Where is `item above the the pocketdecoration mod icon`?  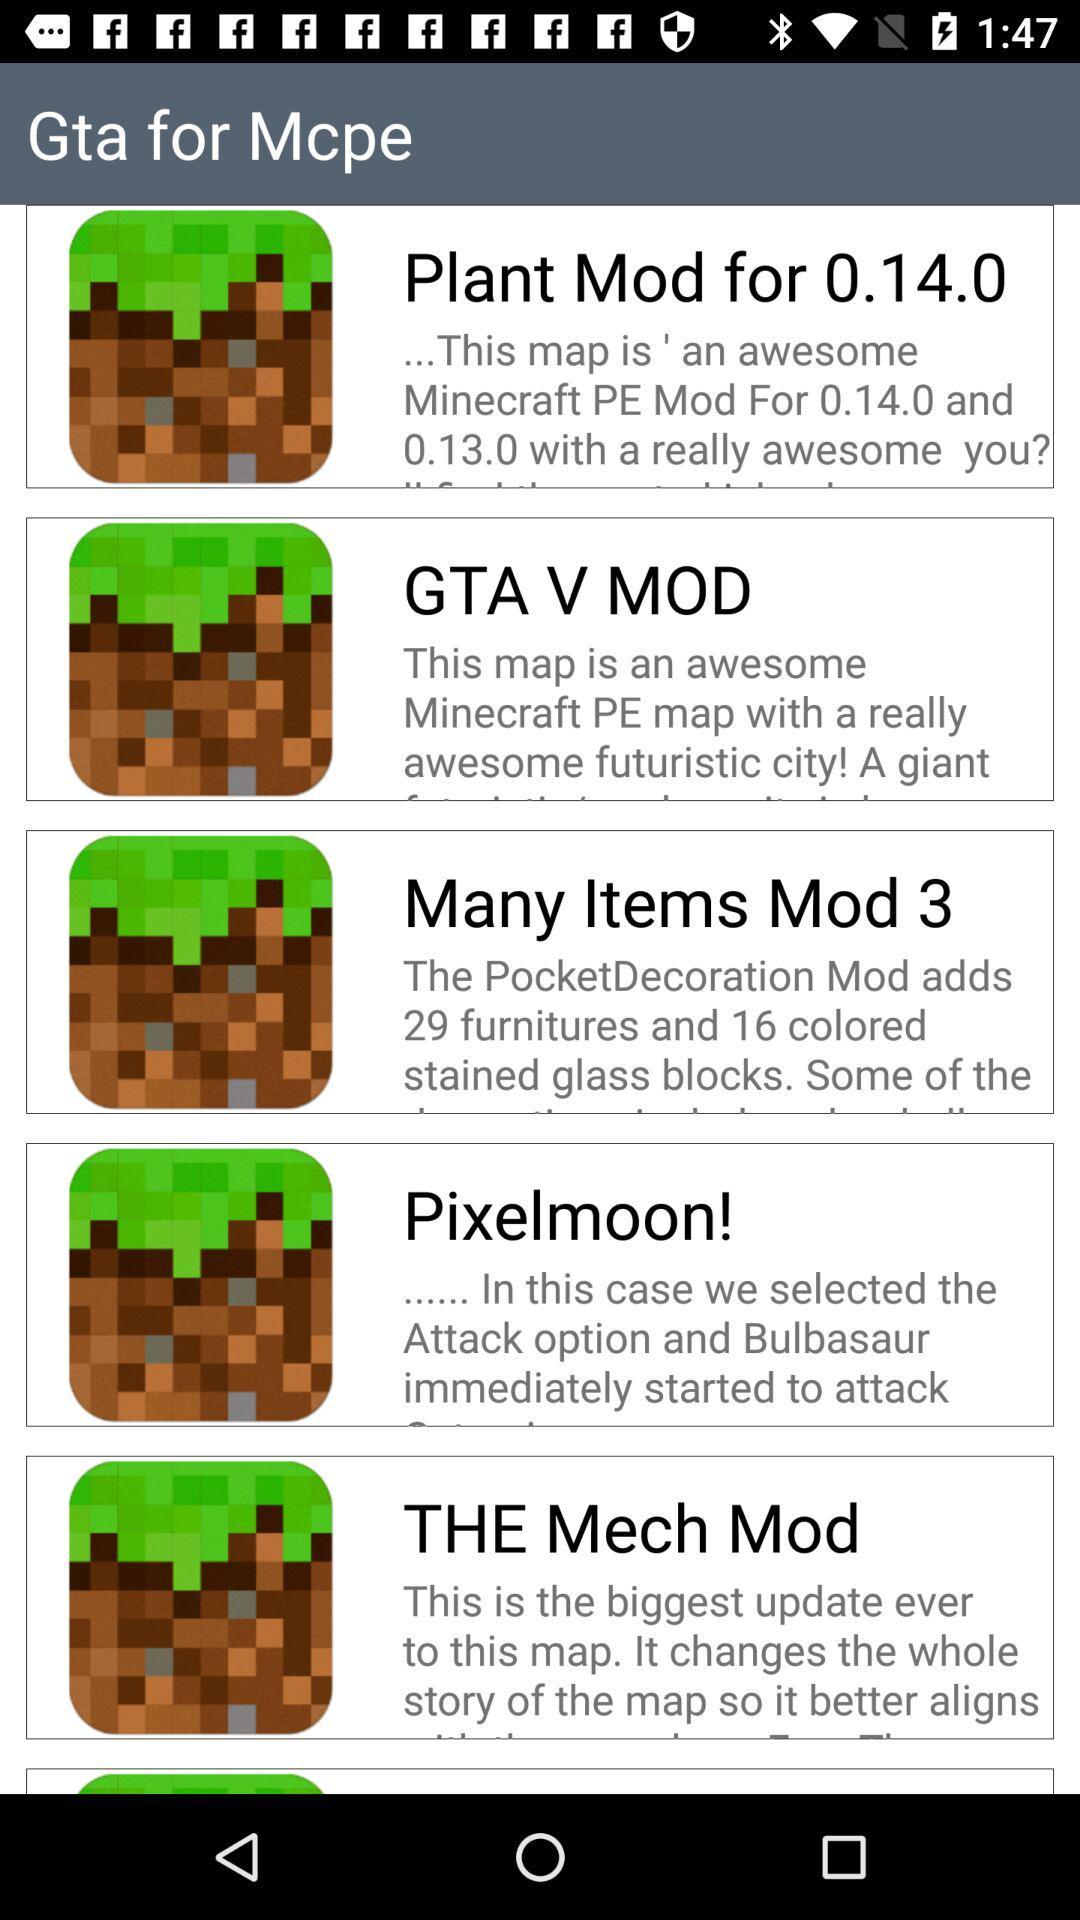 item above the the pocketdecoration mod icon is located at coordinates (685, 900).